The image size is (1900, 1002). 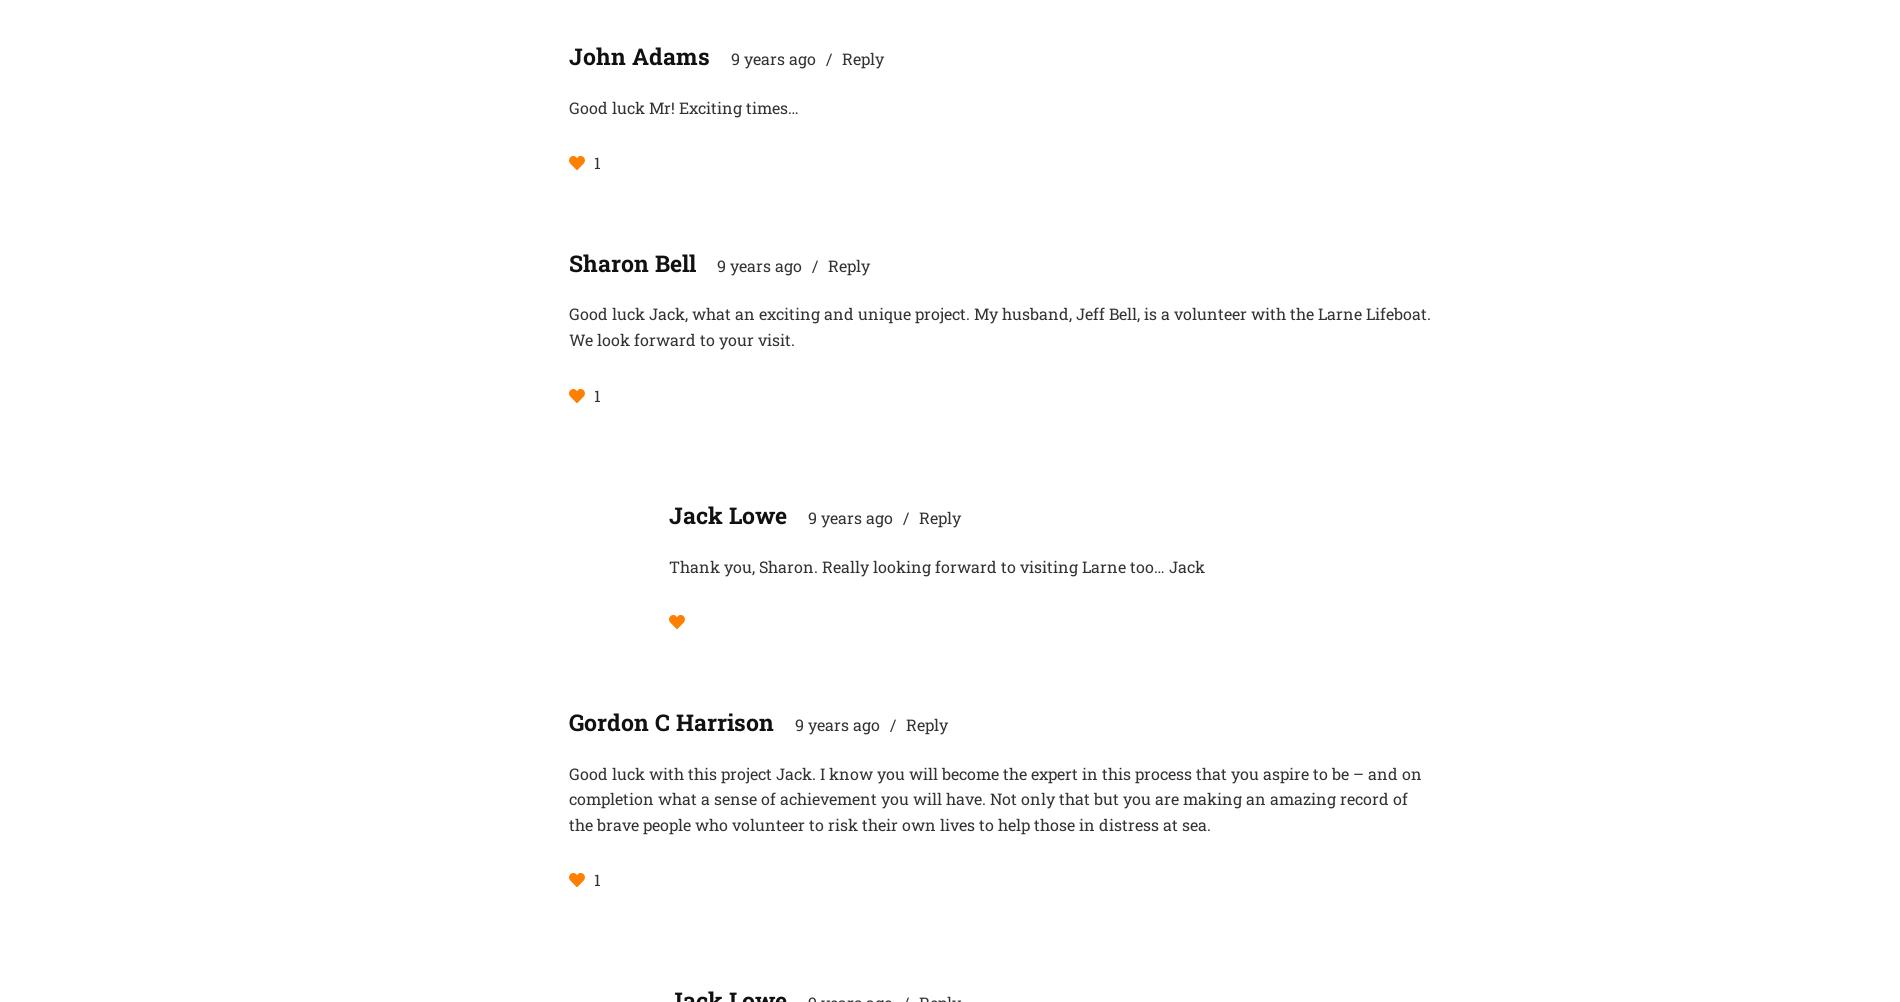 What do you see at coordinates (569, 722) in the screenshot?
I see `'Gordon C Harrison'` at bounding box center [569, 722].